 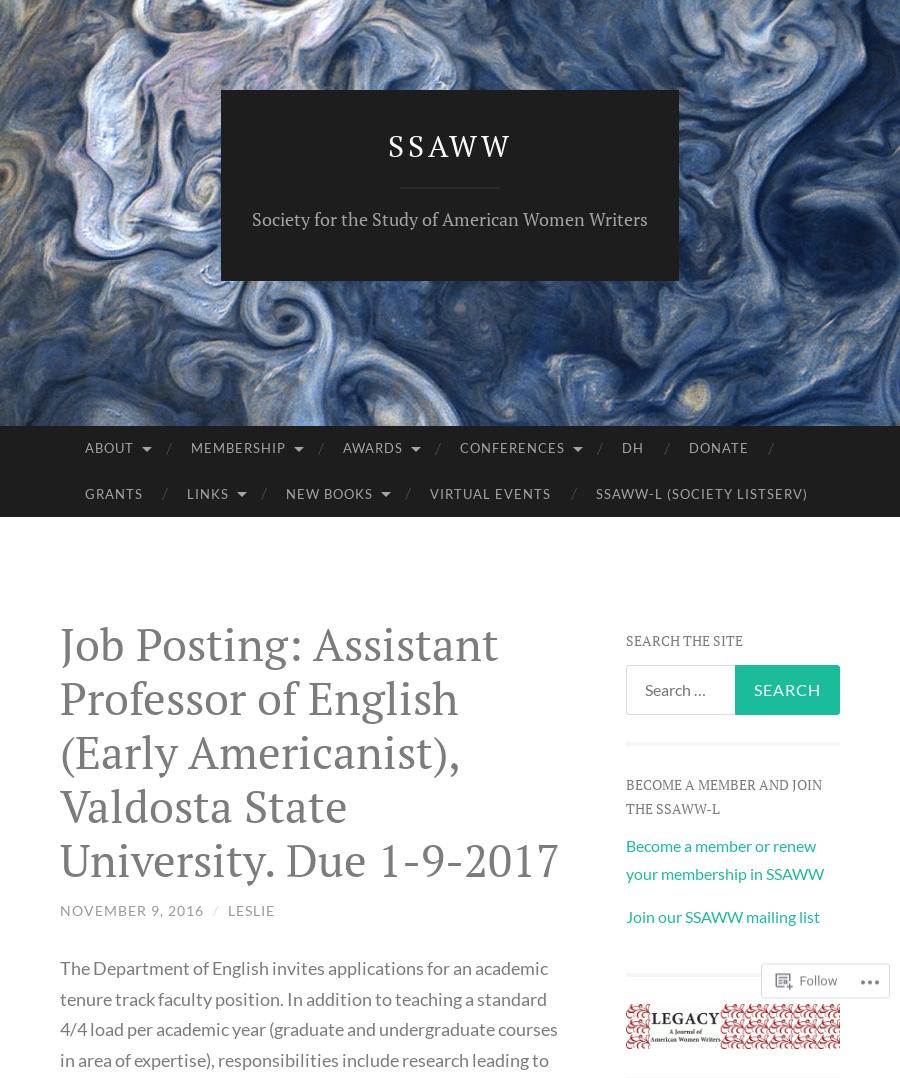 What do you see at coordinates (250, 909) in the screenshot?
I see `'Leslie'` at bounding box center [250, 909].